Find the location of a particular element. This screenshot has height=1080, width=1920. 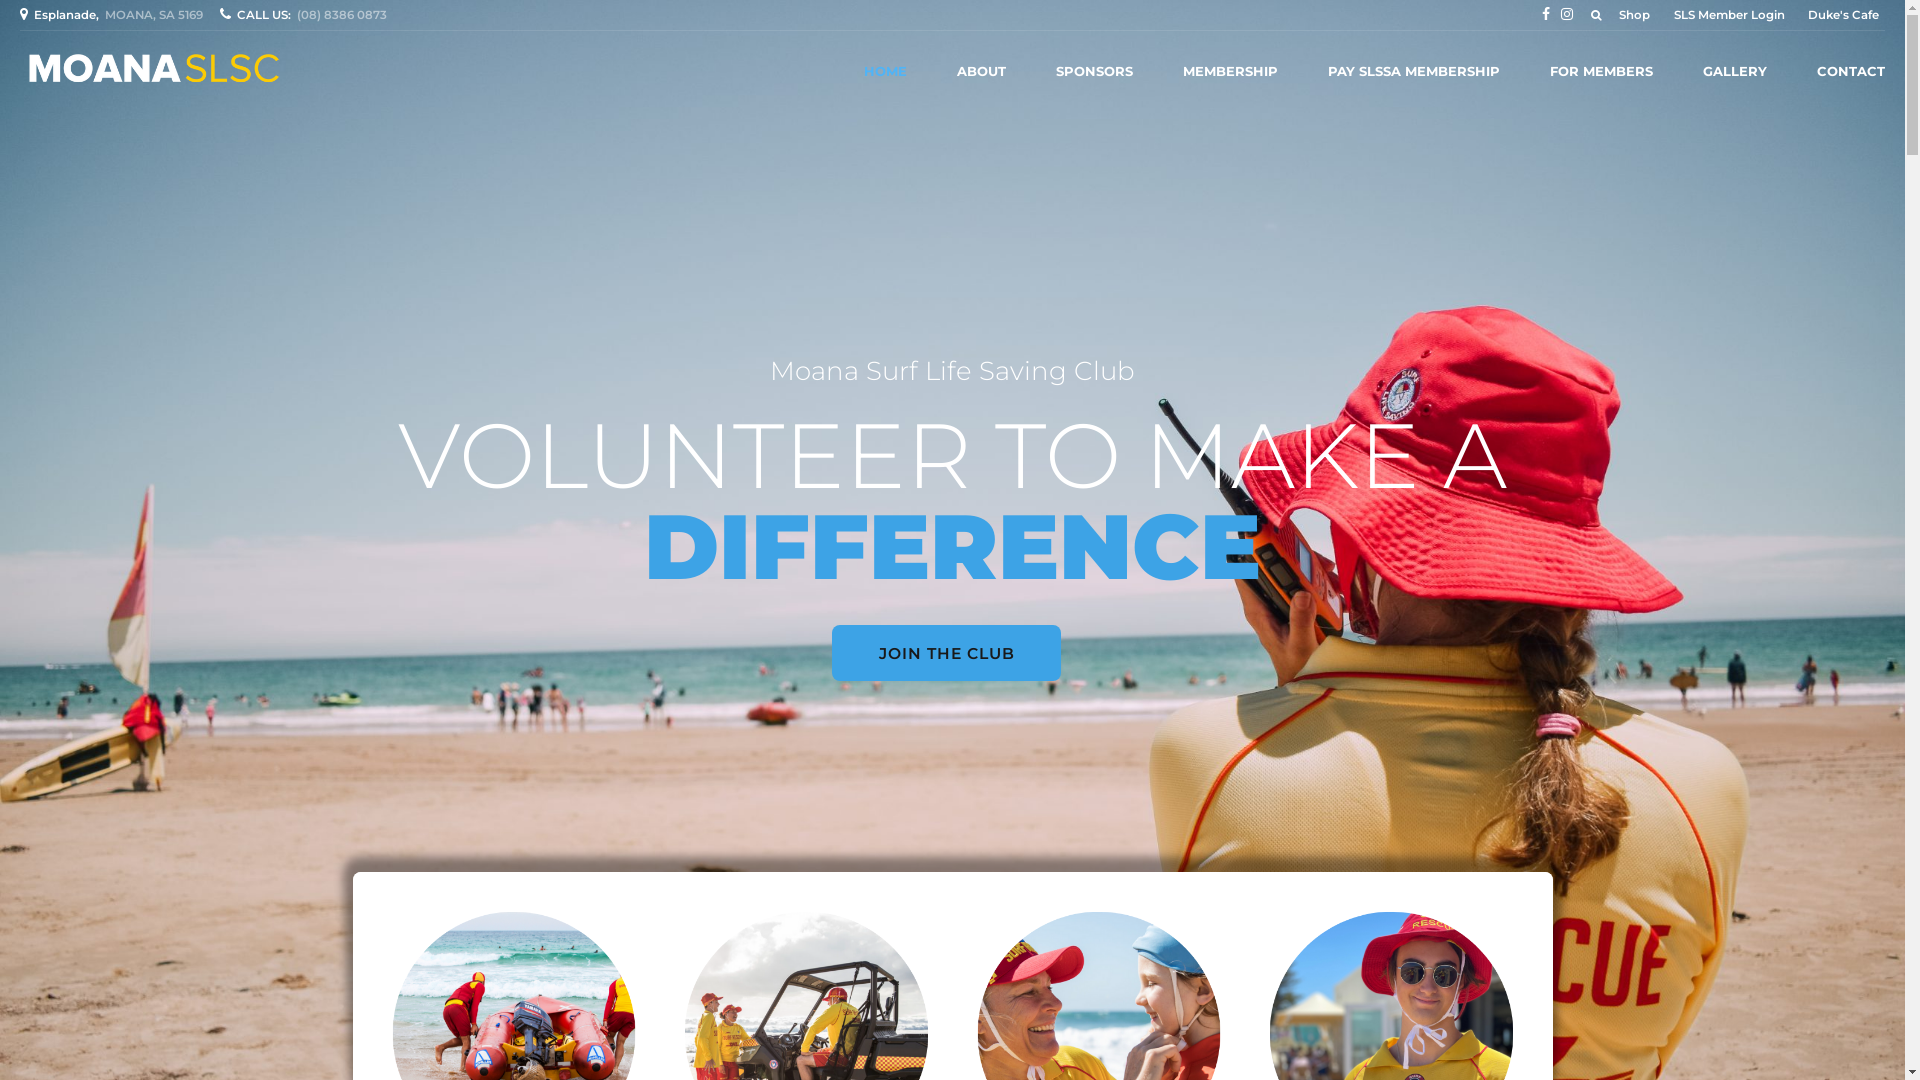

'CALL US:(08) 8386 0873' is located at coordinates (220, 15).